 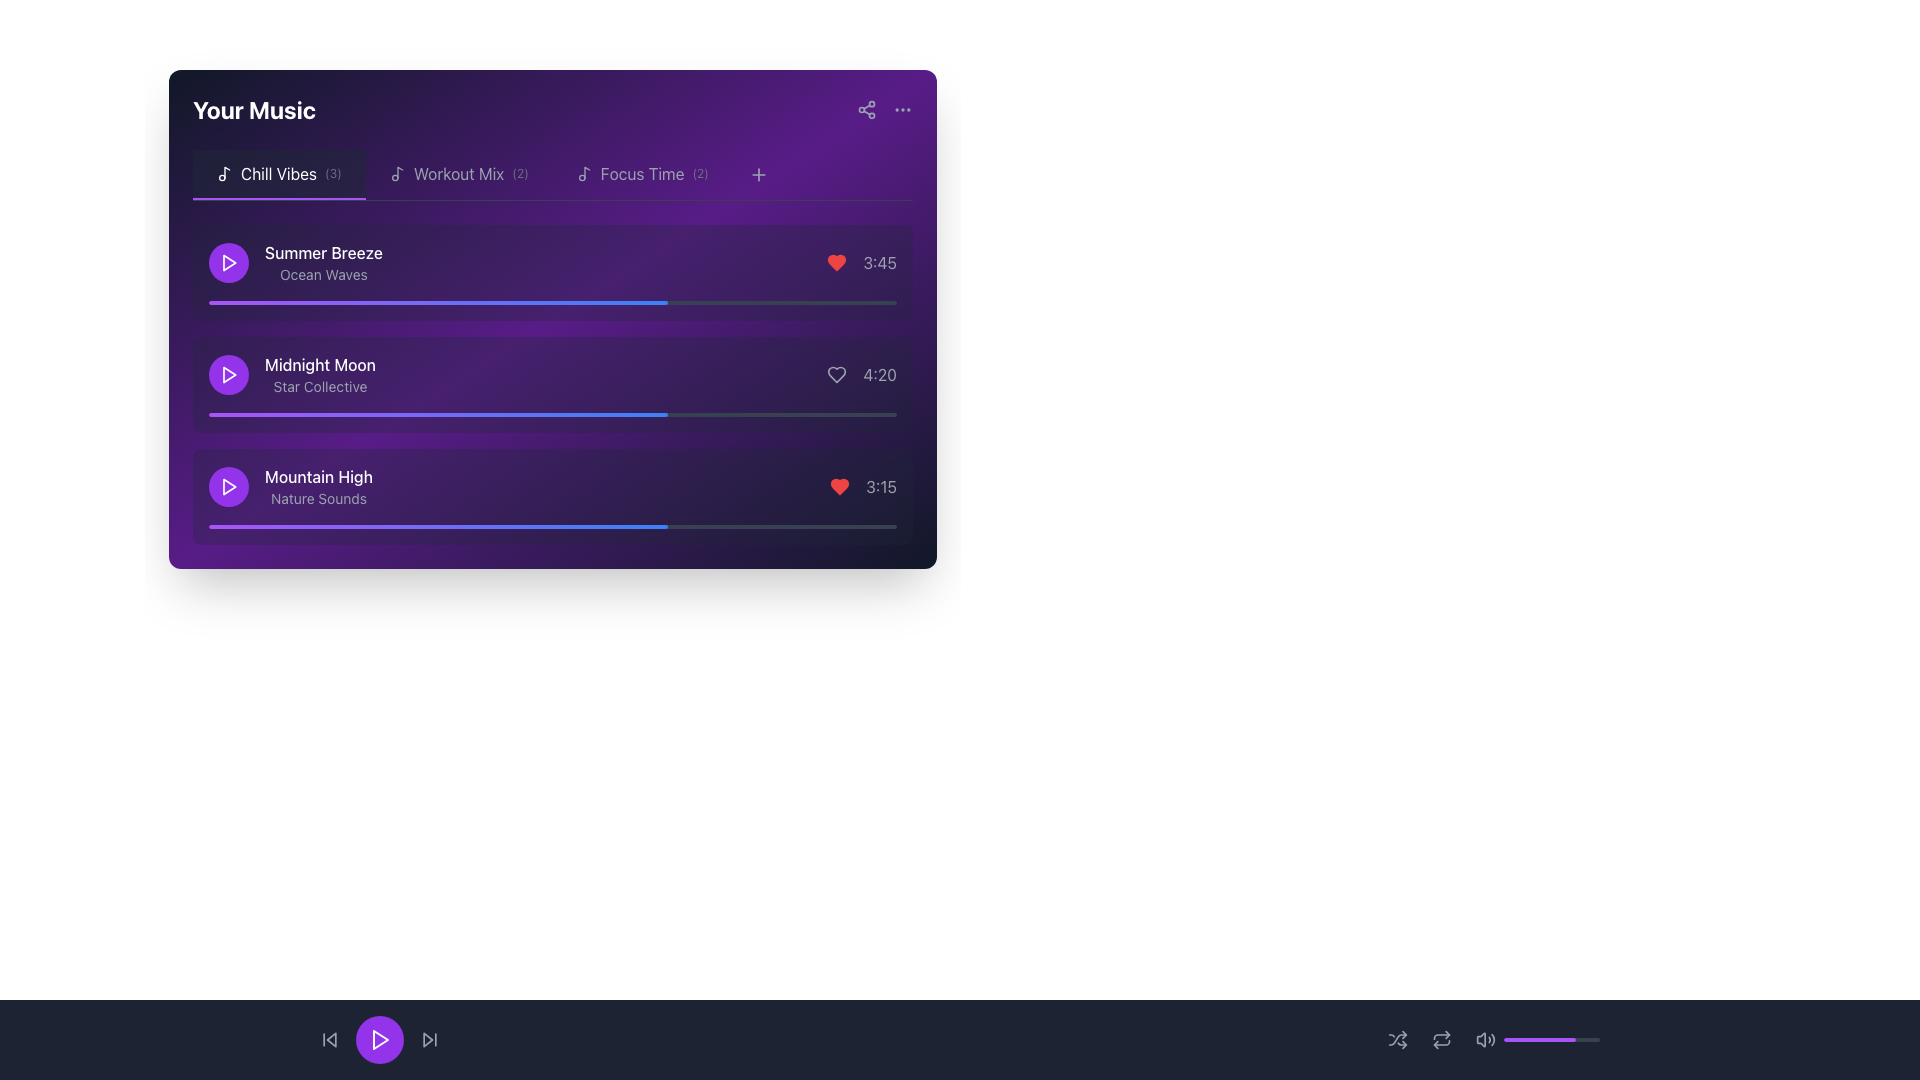 I want to click on the third list item in the 'Chill Vibes' section that contains the song details 'Mountain High' and 'Nature Sounds', so click(x=289, y=486).